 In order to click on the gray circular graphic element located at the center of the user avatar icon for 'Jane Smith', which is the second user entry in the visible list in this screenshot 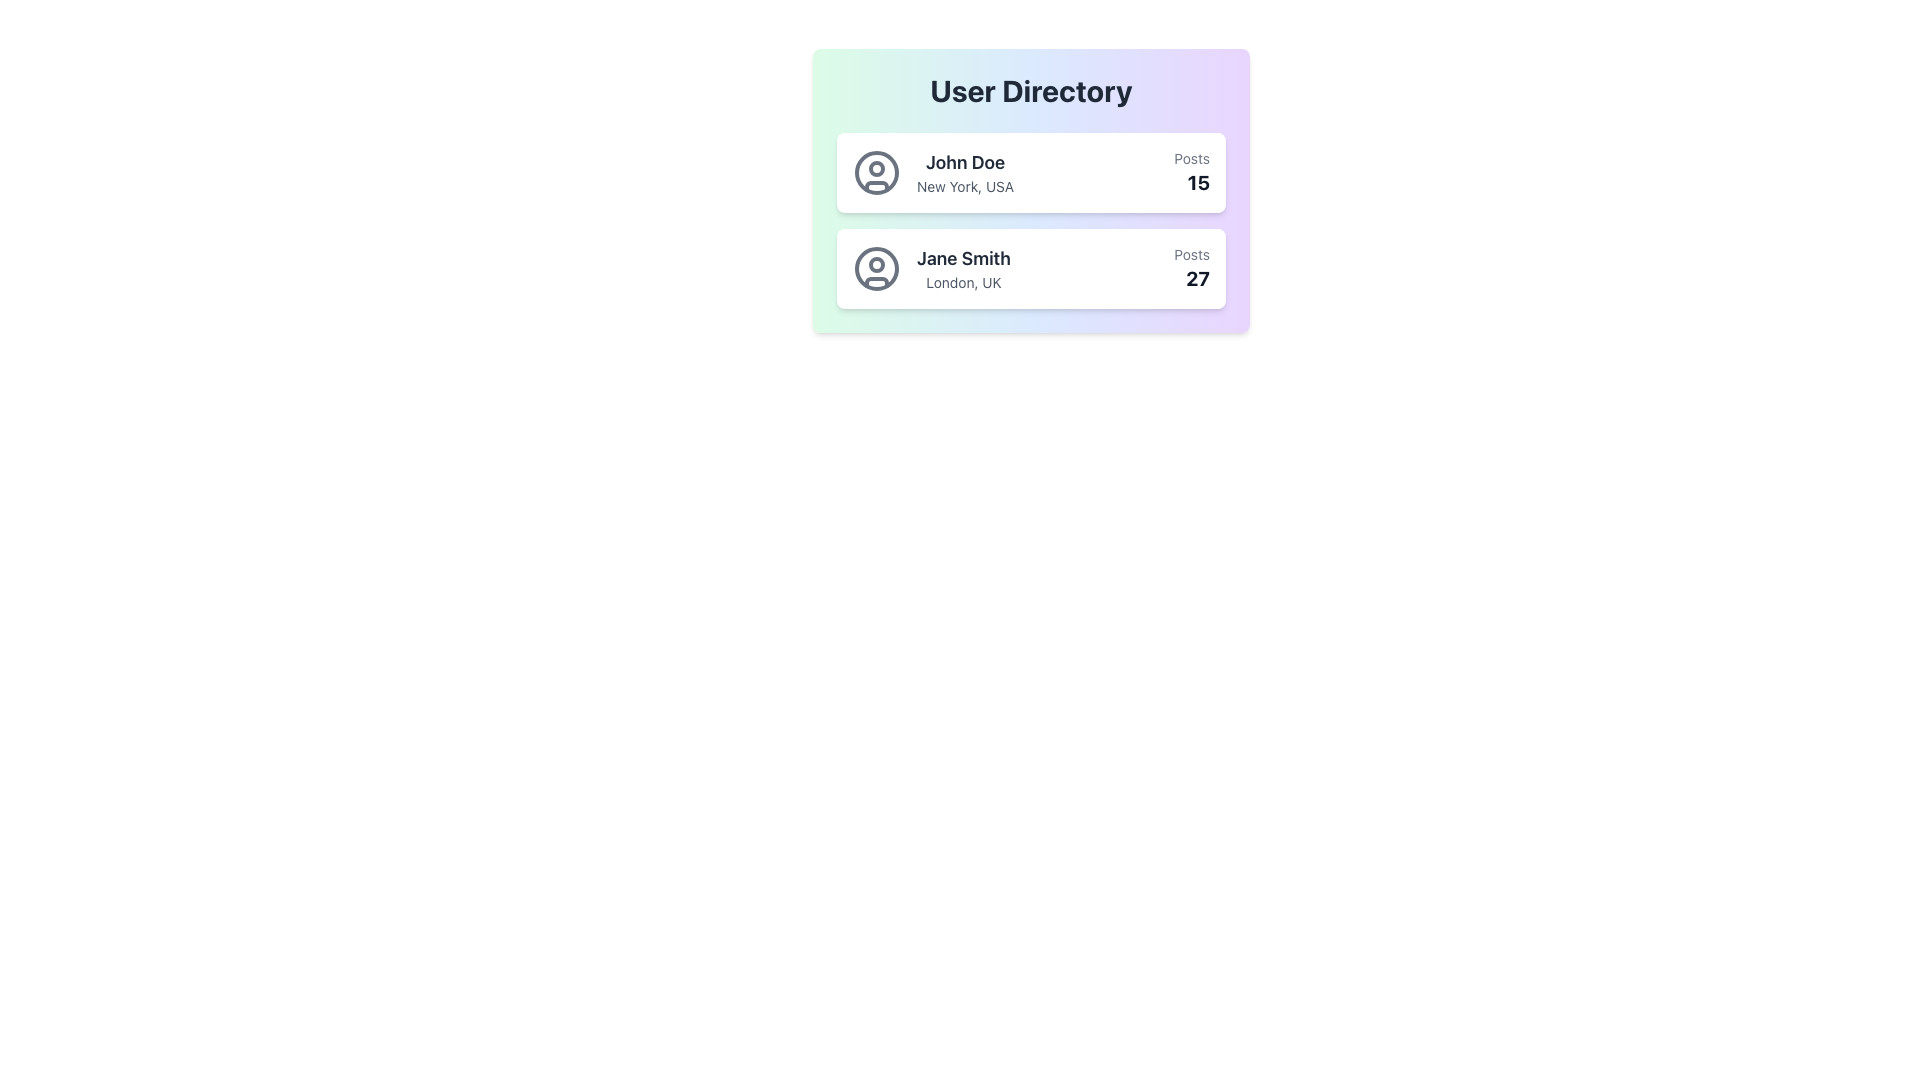, I will do `click(877, 264)`.